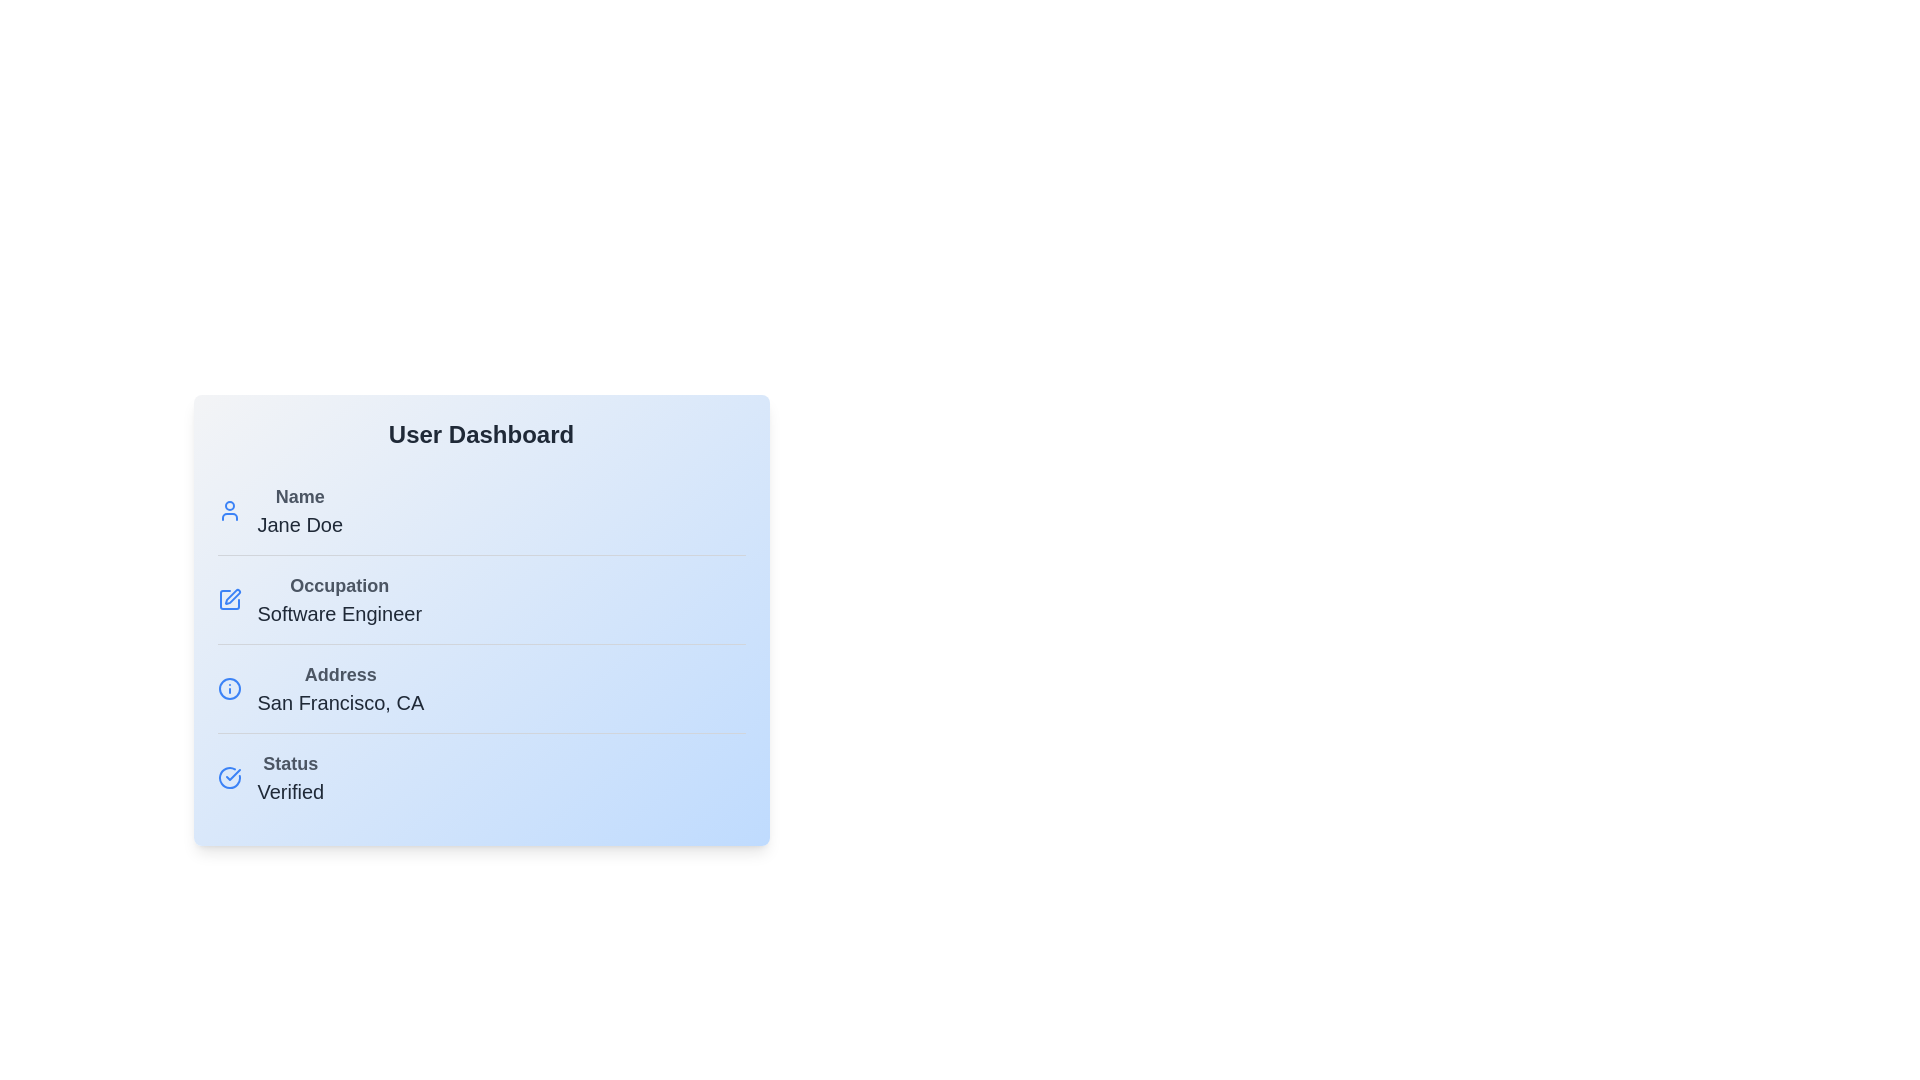  I want to click on text content displayed in the occupation information element located on the User Dashboard, which is the second entry below the Name and above the Address, so click(339, 599).